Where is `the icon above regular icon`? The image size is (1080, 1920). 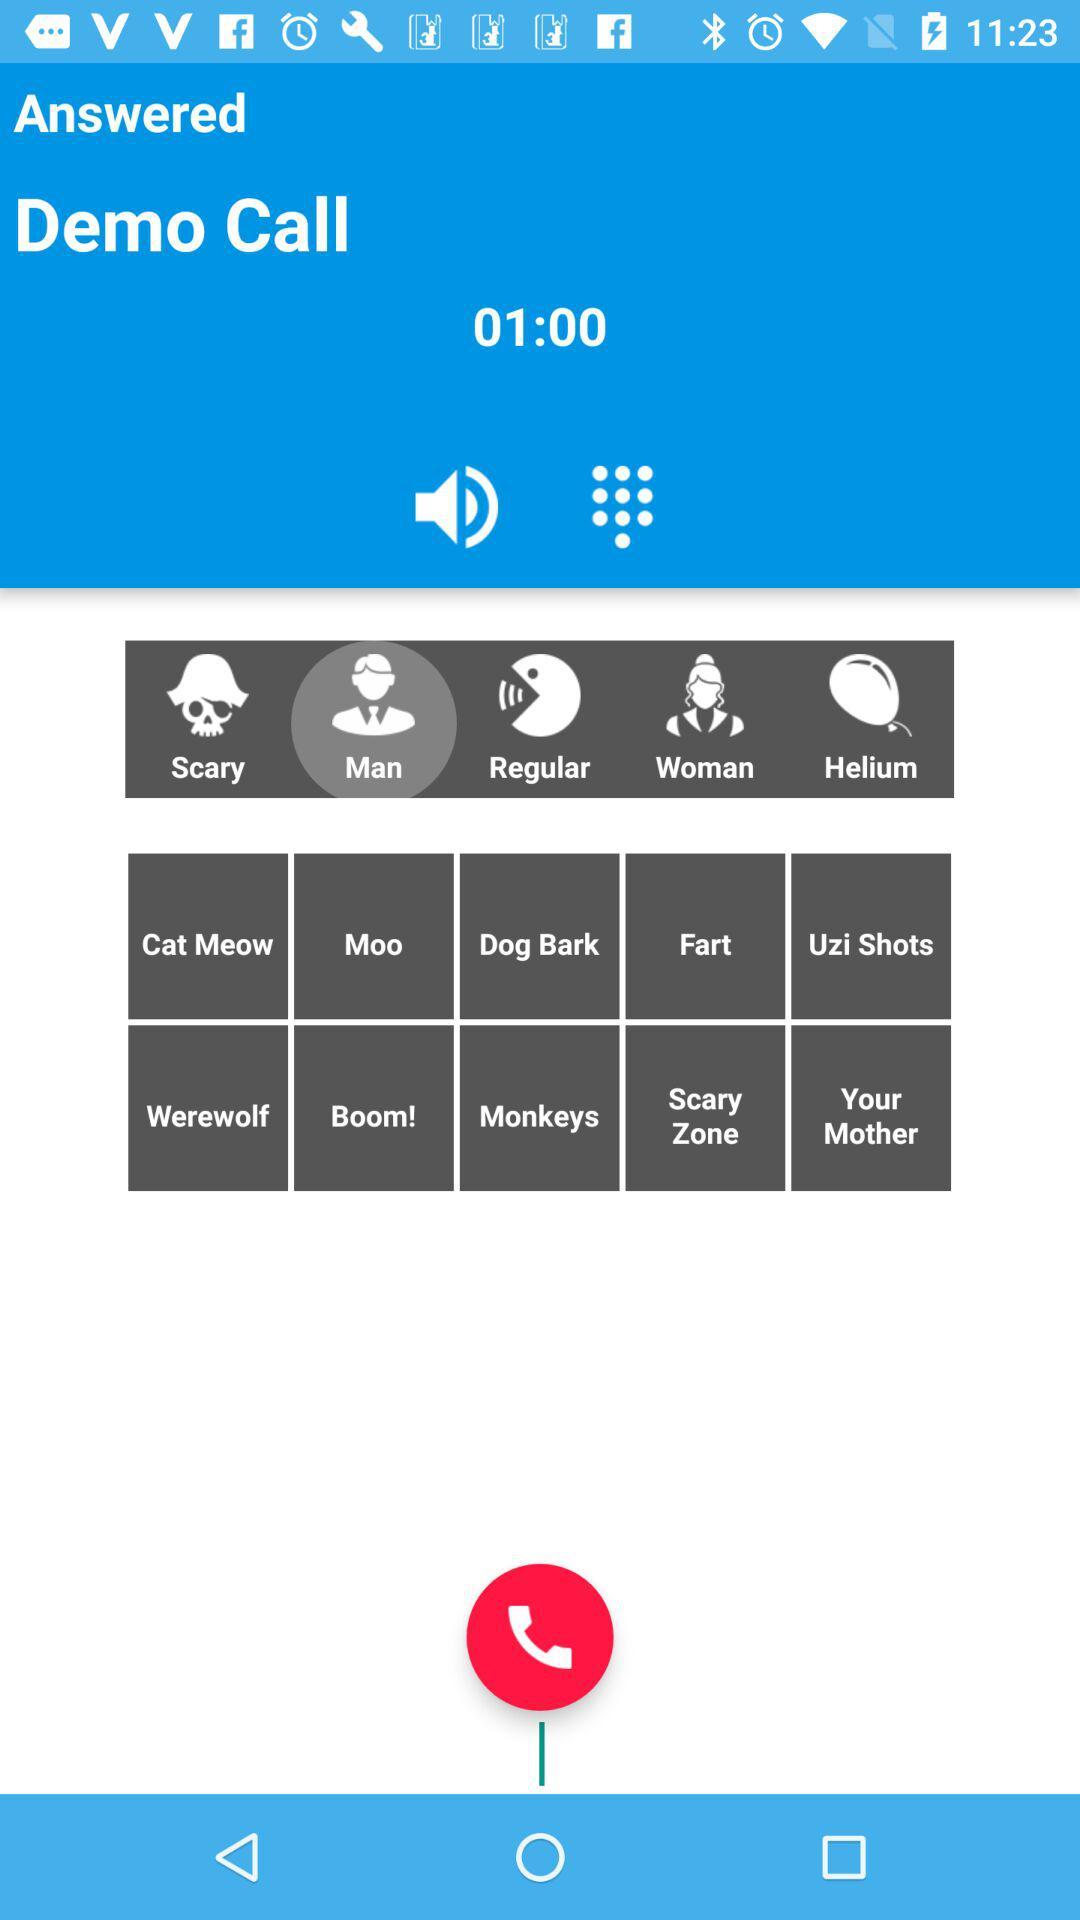 the icon above regular icon is located at coordinates (621, 505).